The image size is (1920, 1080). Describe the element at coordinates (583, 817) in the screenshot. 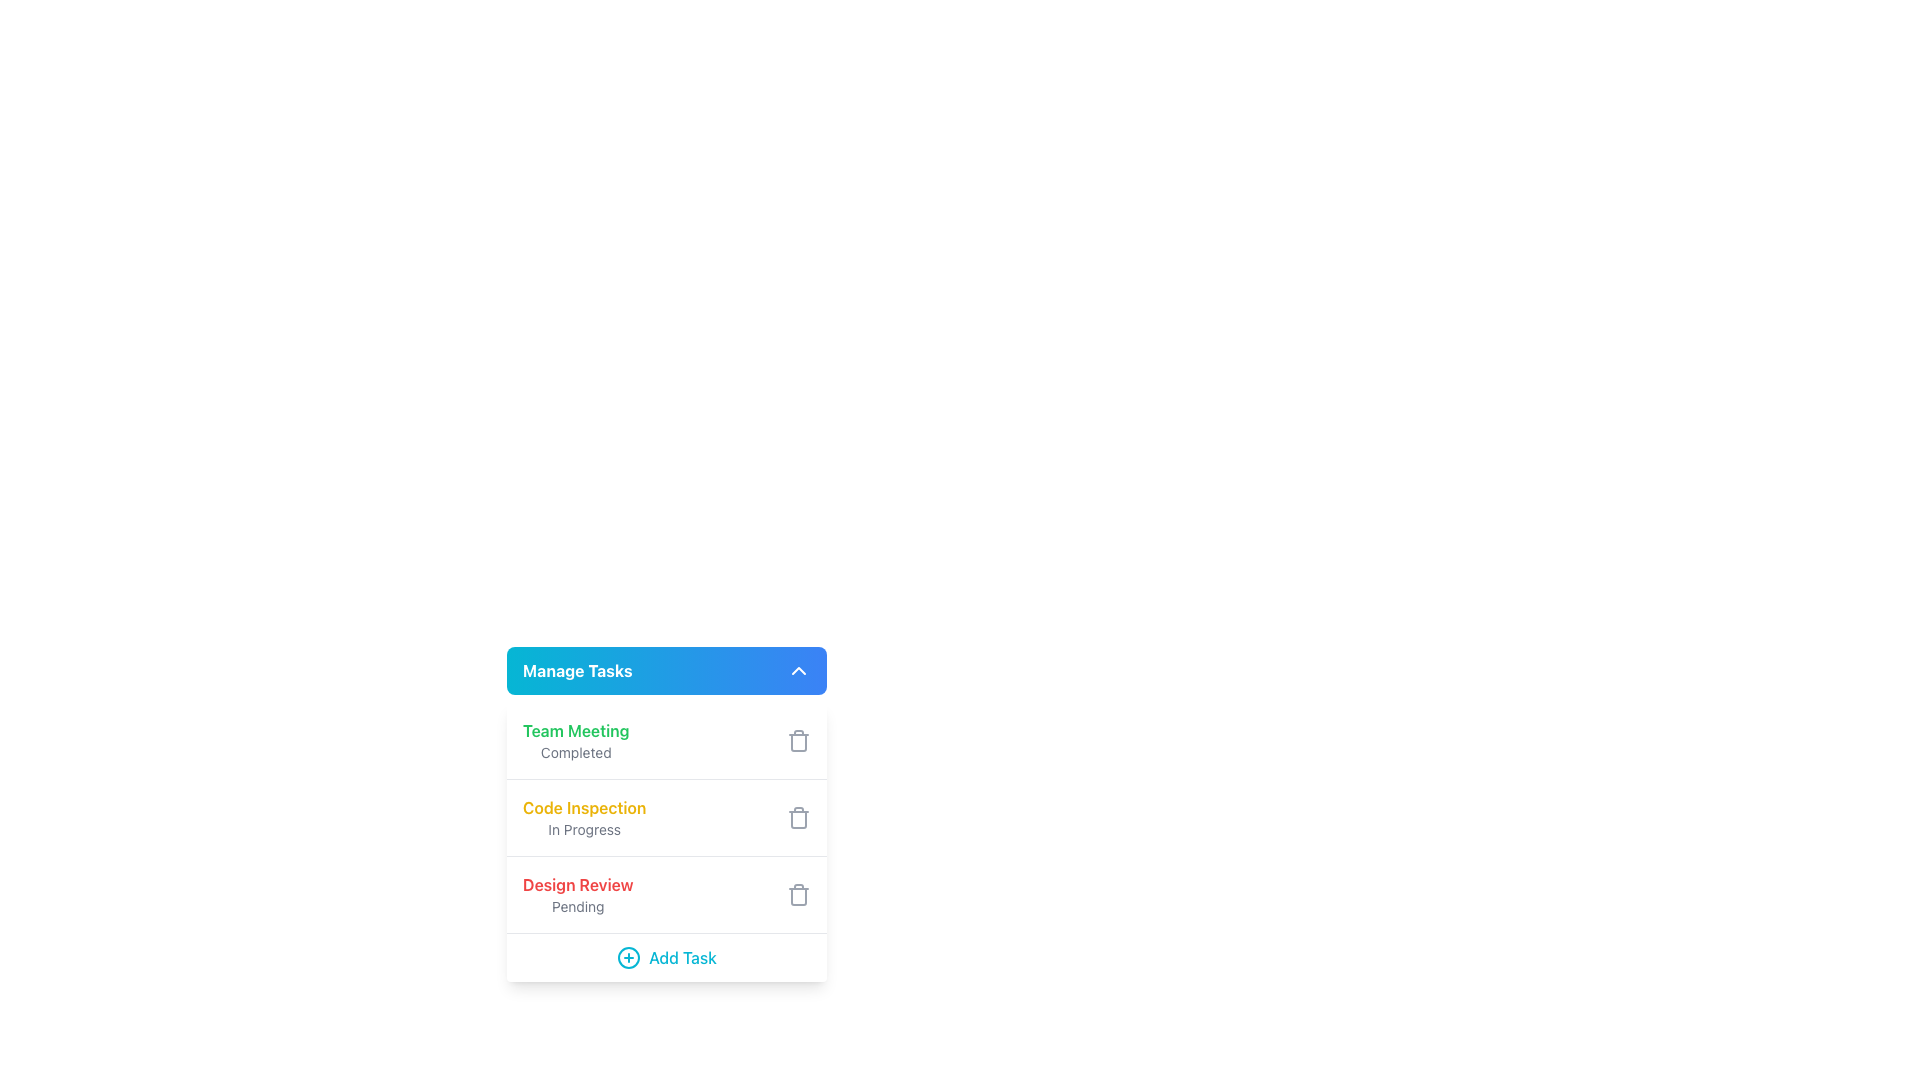

I see `the text element displaying 'Code Inspection' in bold yellow font and 'In Progress' in smaller gray text, which is the second entry in the task list` at that location.